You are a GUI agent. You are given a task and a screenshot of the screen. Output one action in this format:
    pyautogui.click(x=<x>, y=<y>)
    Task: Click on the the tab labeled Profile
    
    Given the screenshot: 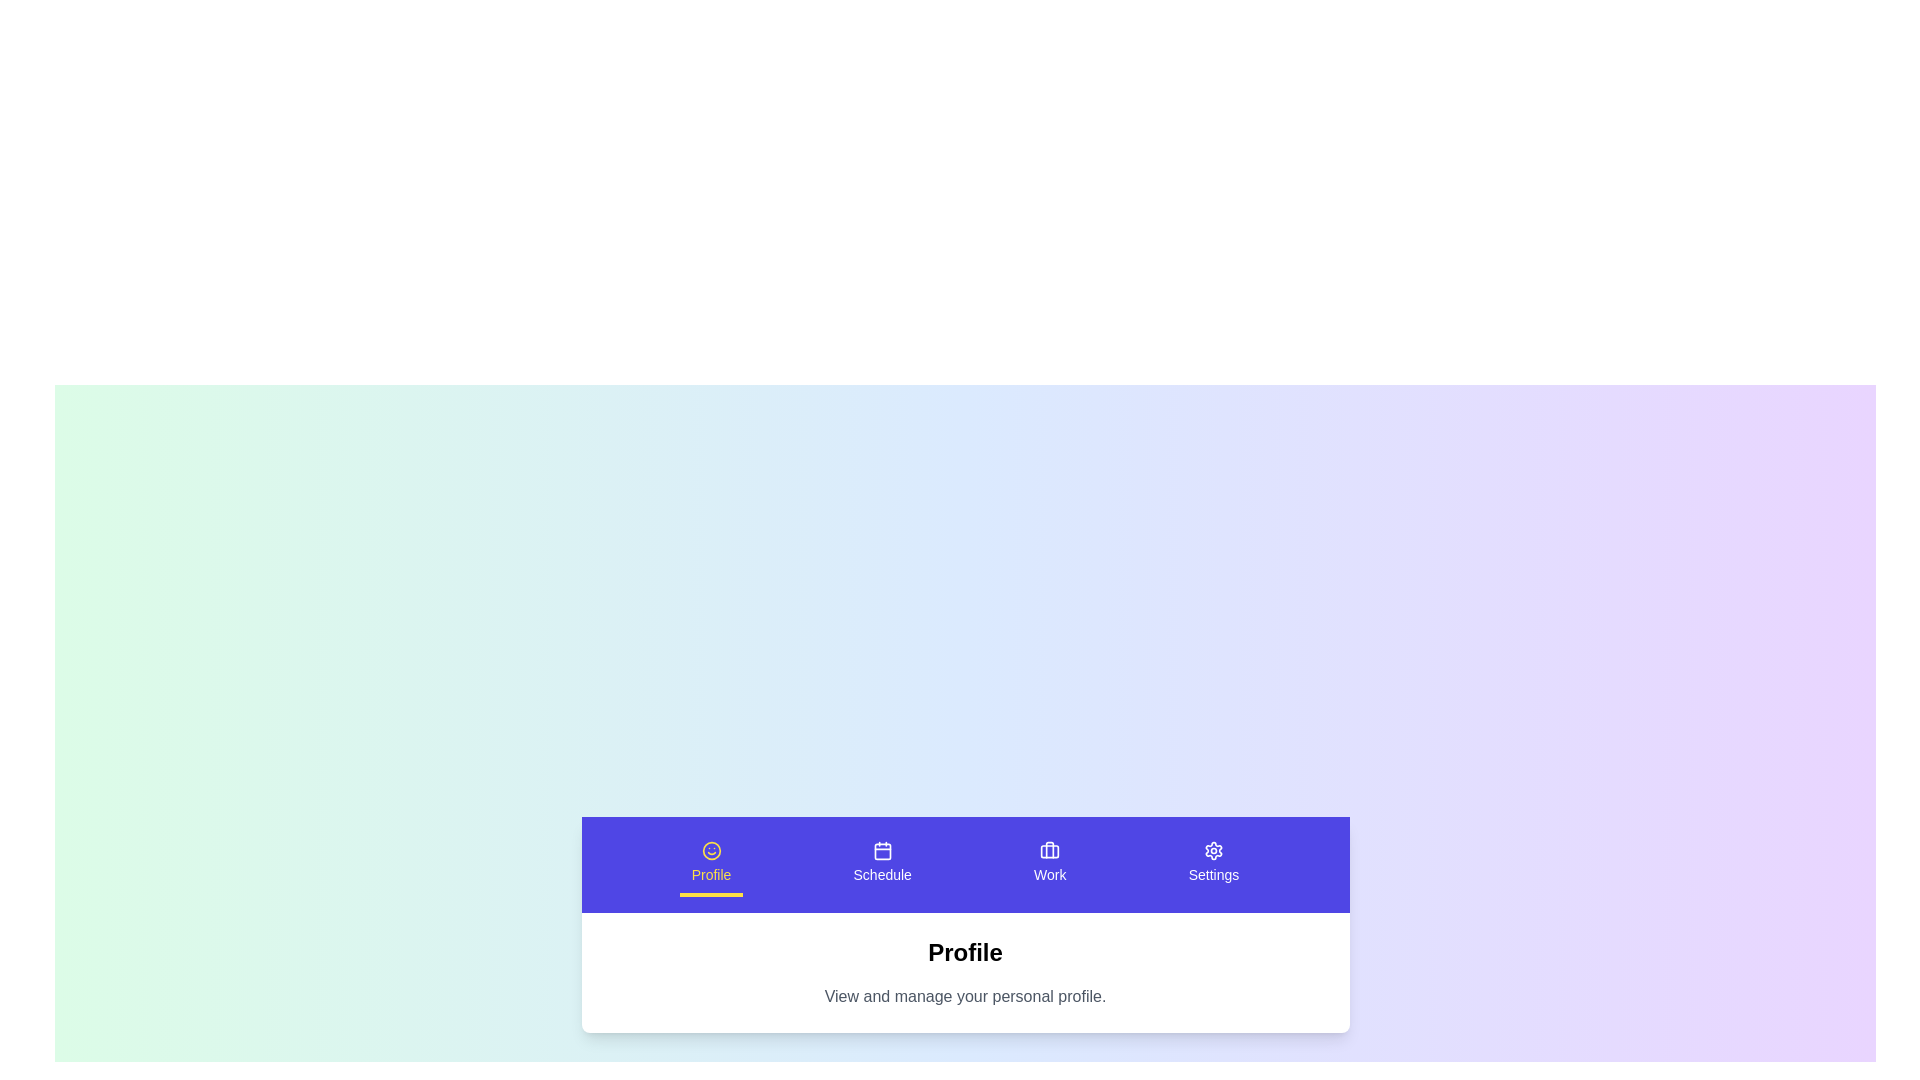 What is the action you would take?
    pyautogui.click(x=711, y=863)
    